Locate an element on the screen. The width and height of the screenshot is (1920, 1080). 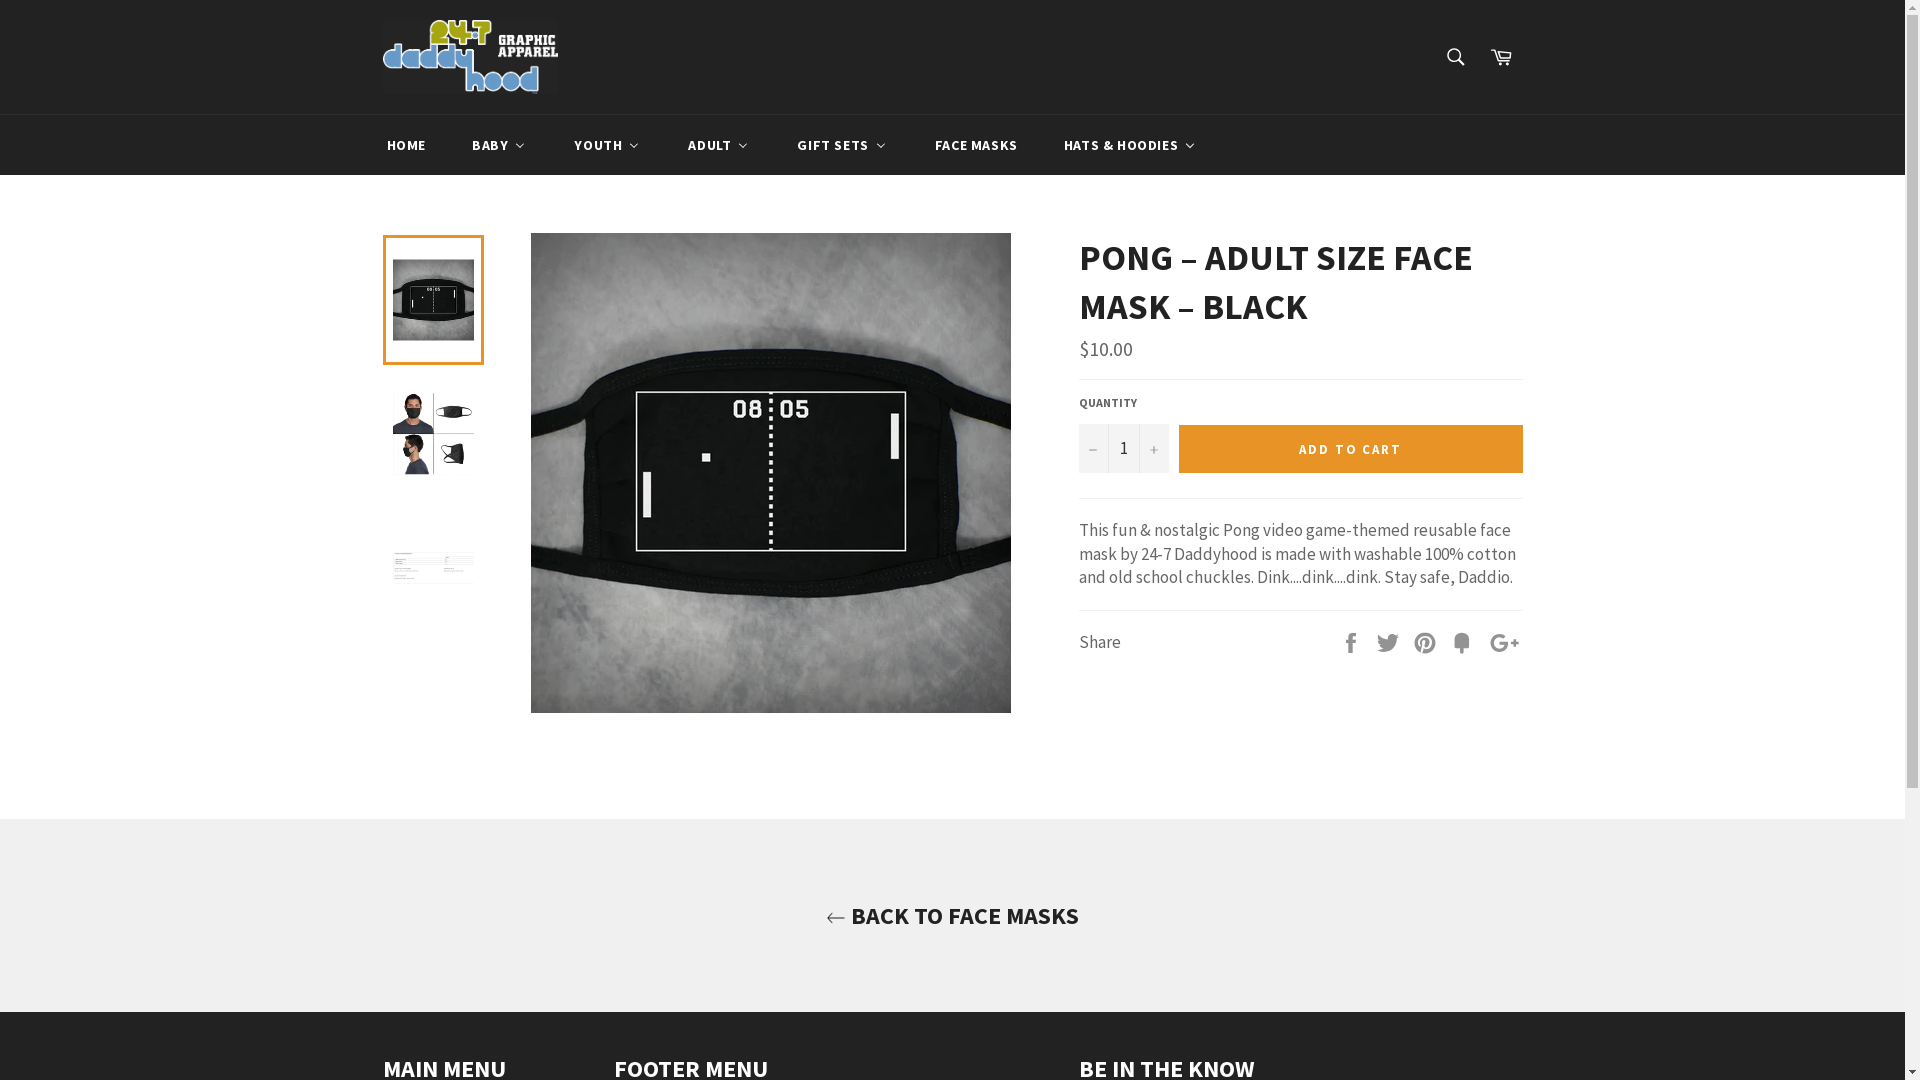
'HATS & HOODIES' is located at coordinates (1129, 144).